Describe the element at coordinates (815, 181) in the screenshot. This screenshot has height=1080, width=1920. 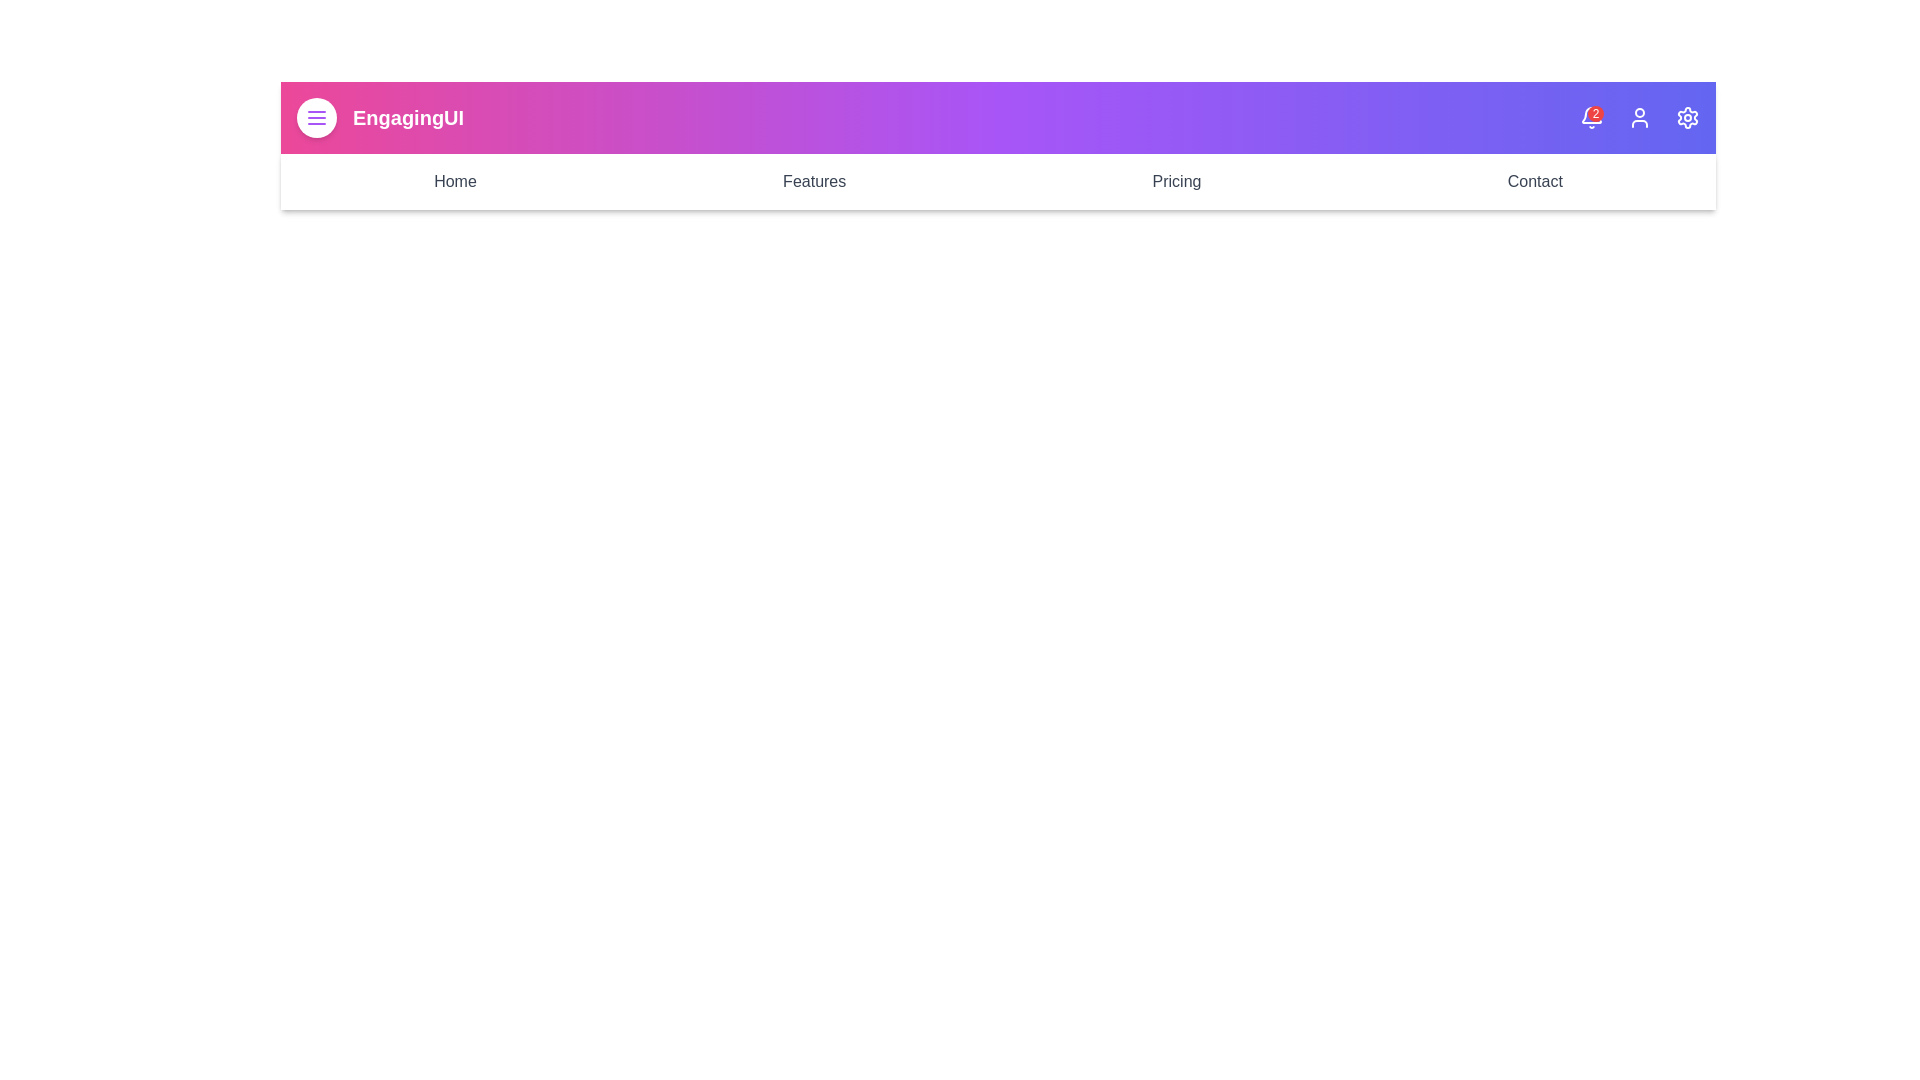
I see `the Features navigation link` at that location.